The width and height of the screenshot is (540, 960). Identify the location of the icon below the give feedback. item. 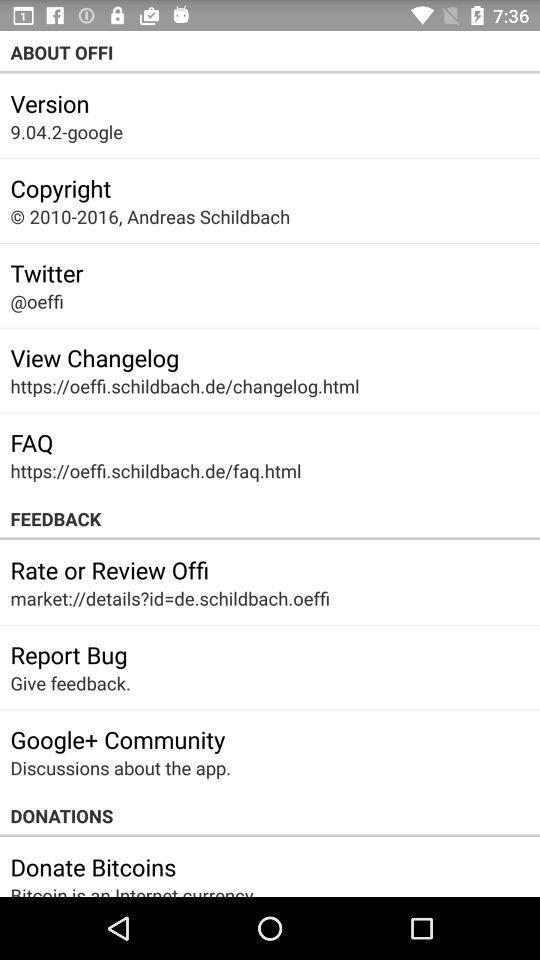
(117, 738).